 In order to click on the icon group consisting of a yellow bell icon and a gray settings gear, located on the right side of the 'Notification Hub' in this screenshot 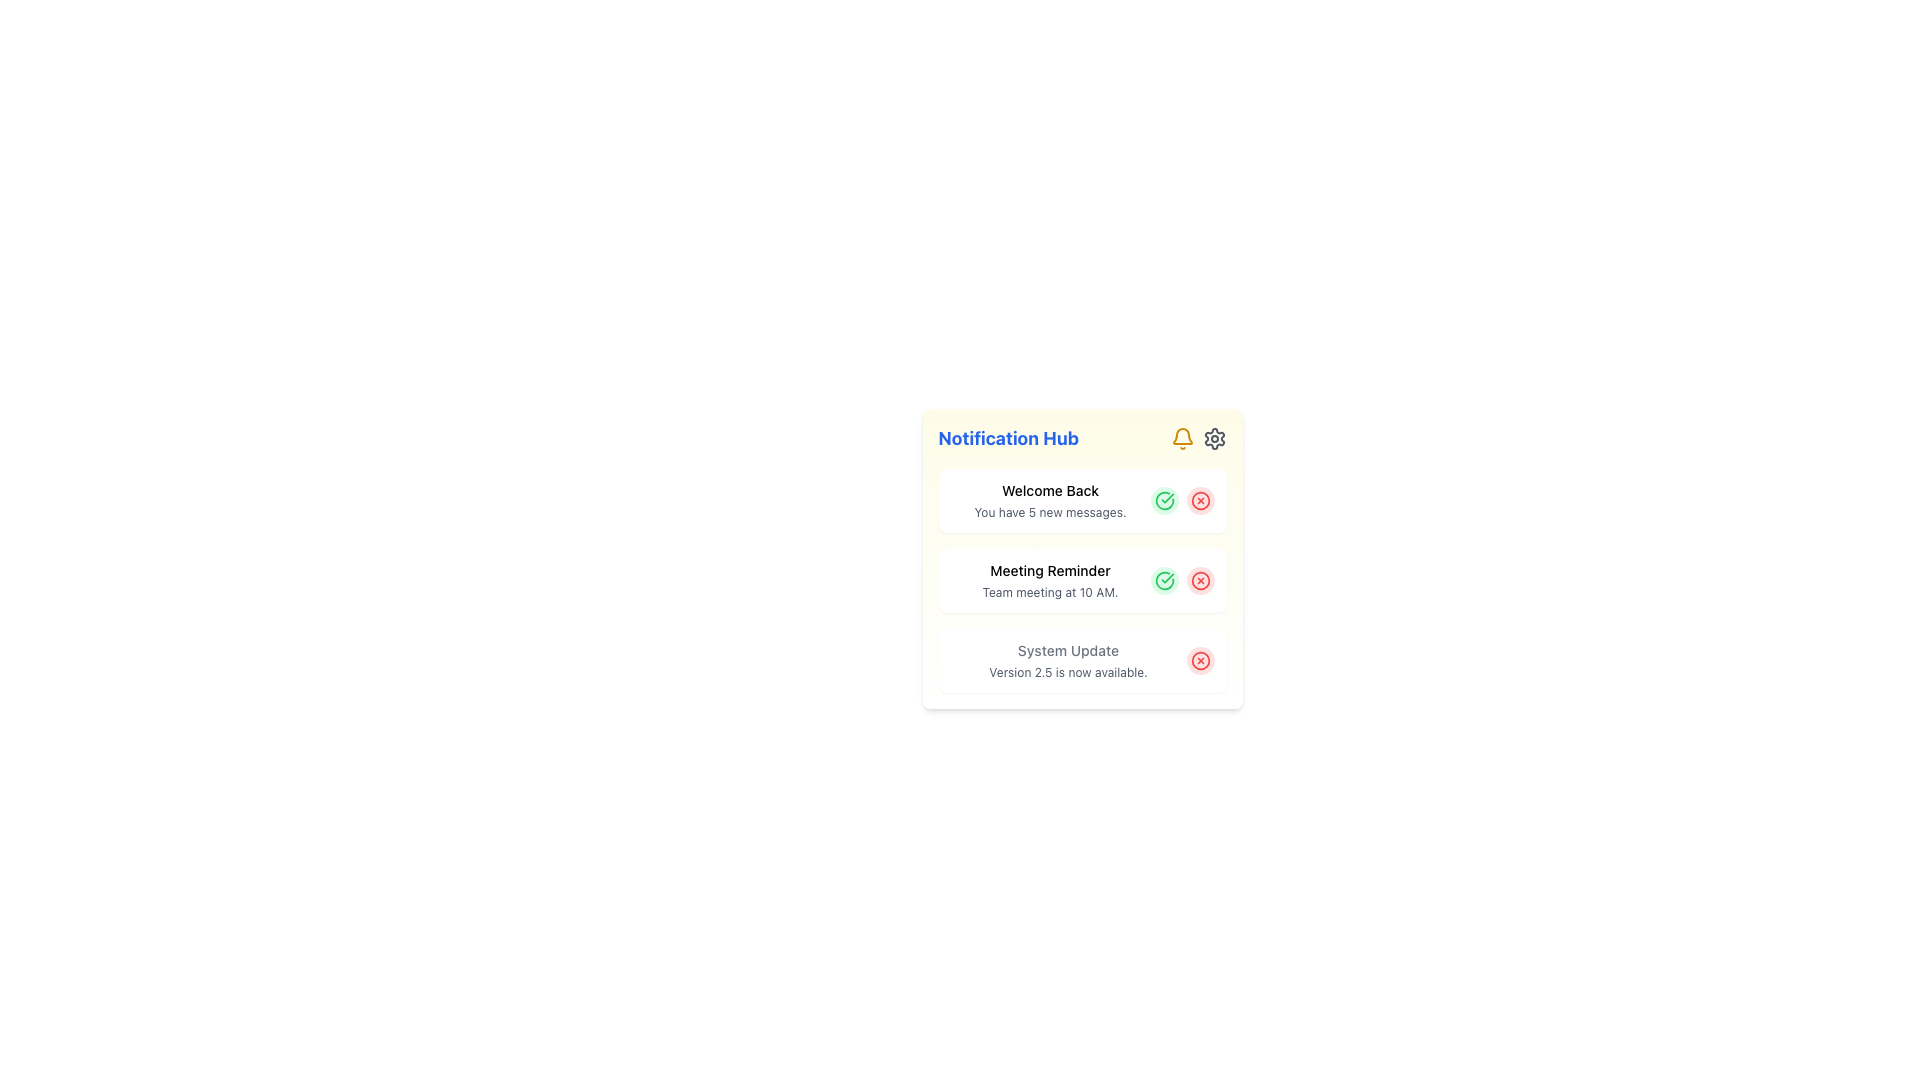, I will do `click(1198, 438)`.